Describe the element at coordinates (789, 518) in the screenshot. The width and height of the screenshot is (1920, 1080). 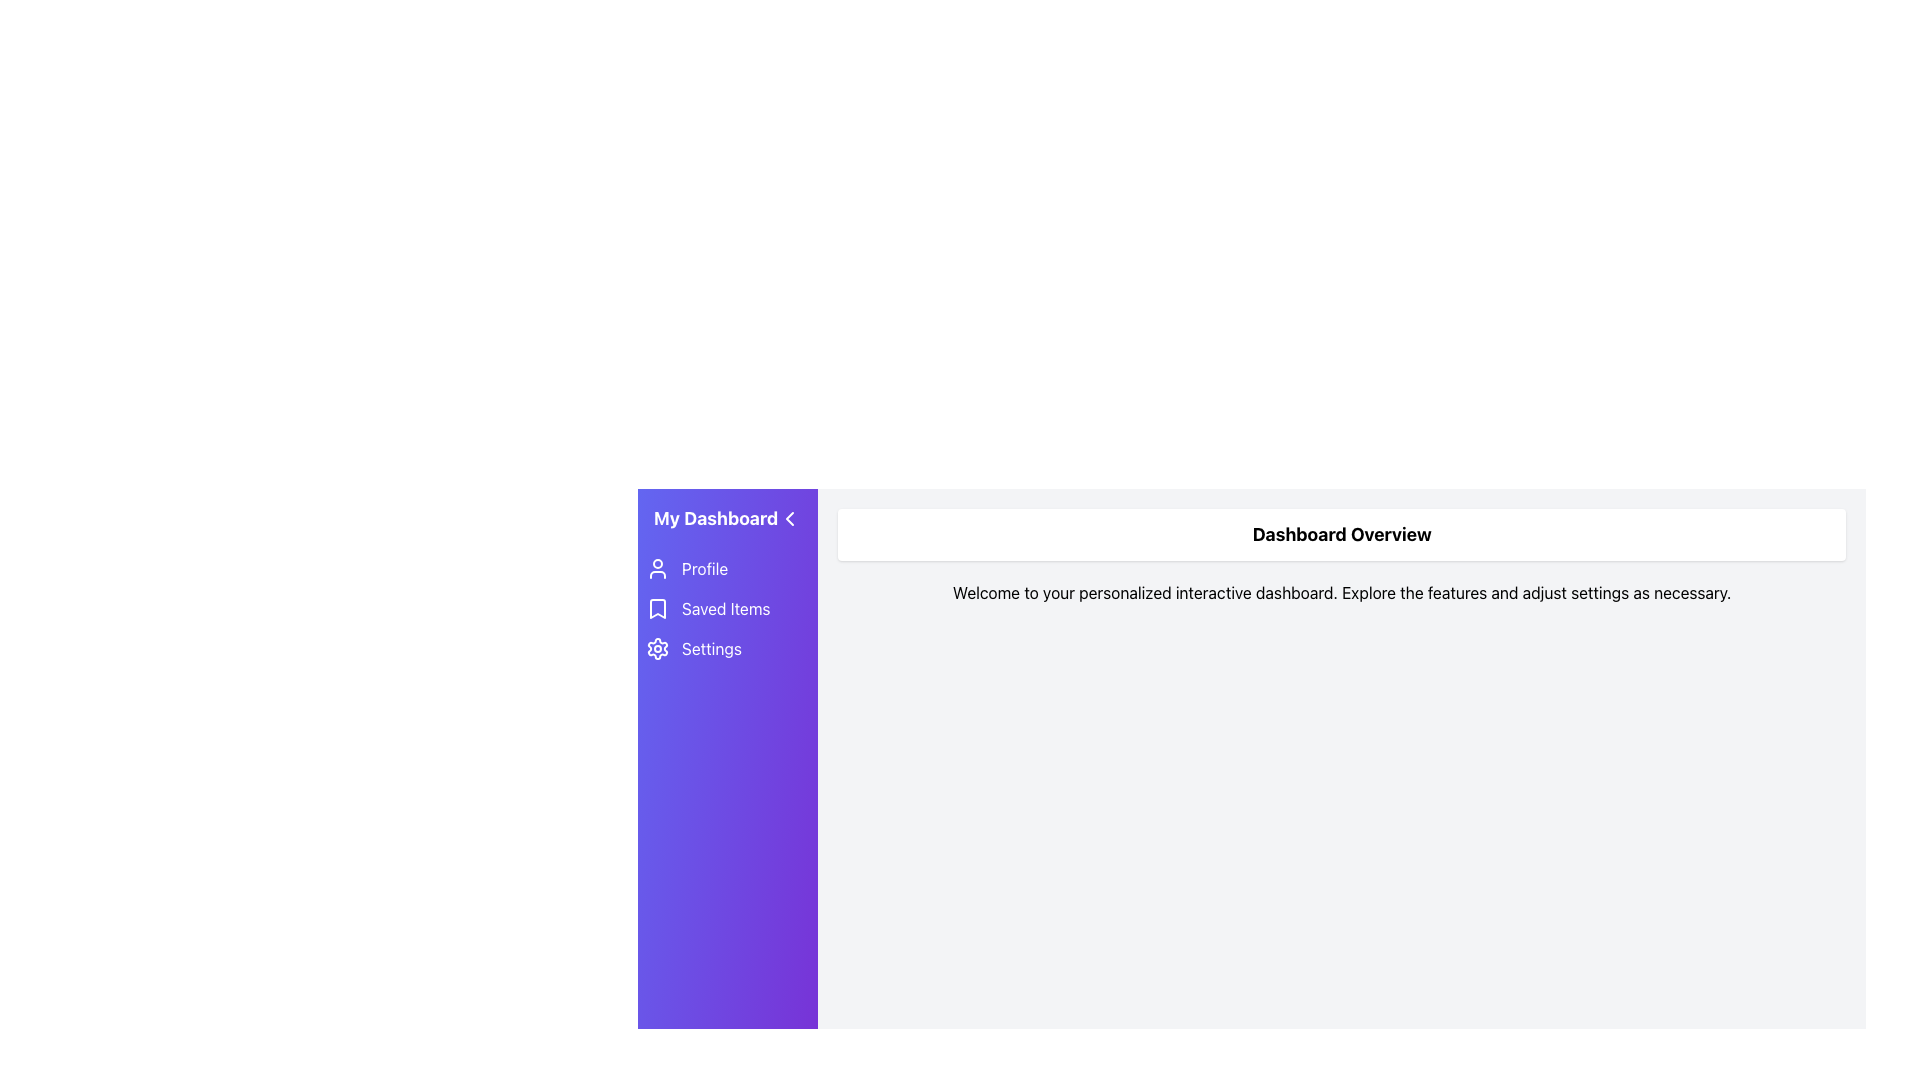
I see `the left-facing chevron icon button, which is styled in white against a purple background, located to the far-right of the title 'My Dashboard' in the header section of the sidebar` at that location.